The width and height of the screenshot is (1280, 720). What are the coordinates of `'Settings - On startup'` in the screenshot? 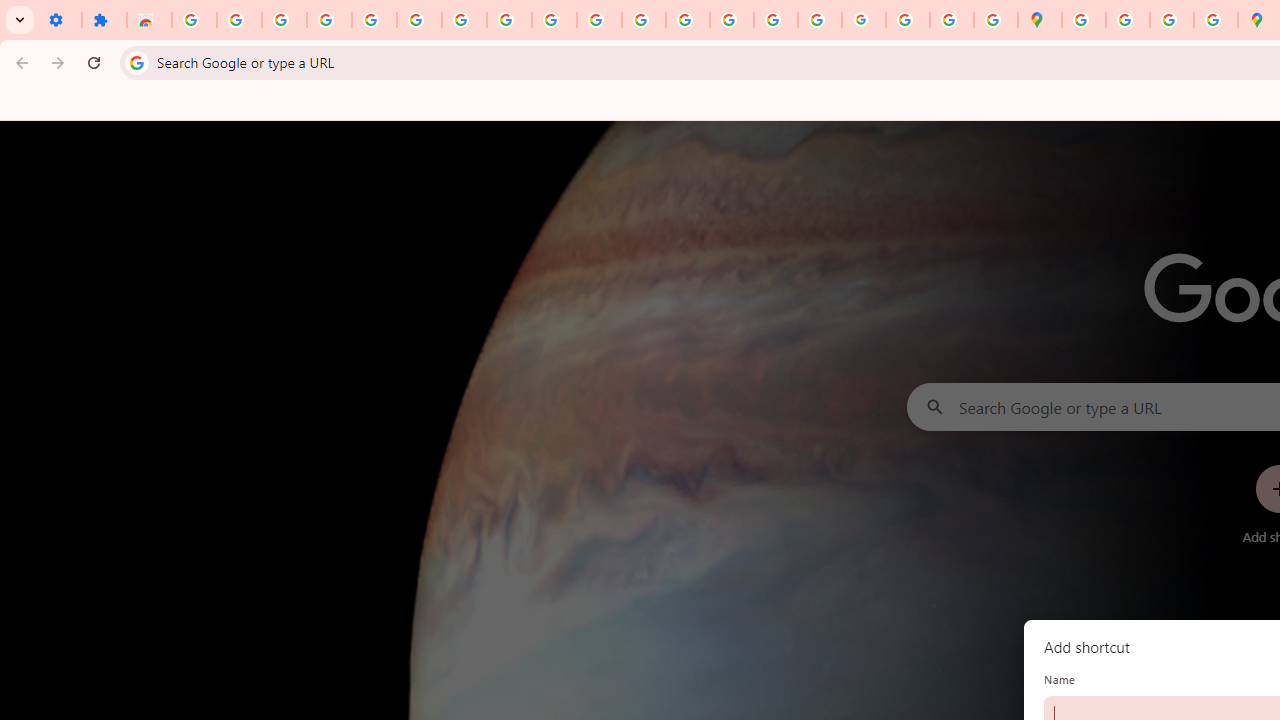 It's located at (59, 20).